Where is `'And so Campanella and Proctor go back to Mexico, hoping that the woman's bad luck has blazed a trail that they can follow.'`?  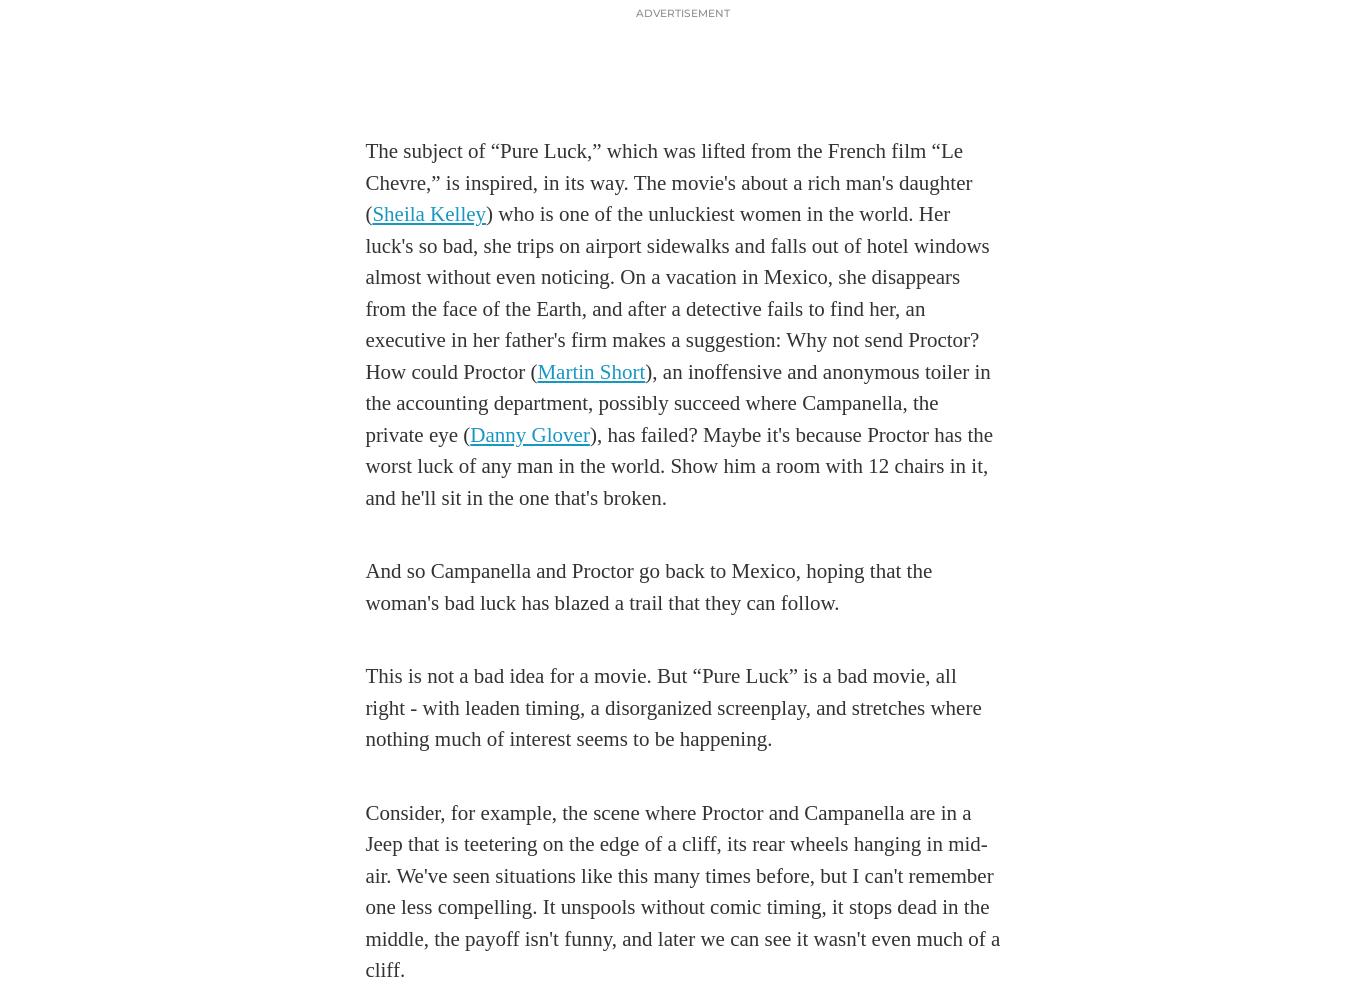
'And so Campanella and Proctor go back to Mexico, hoping that the woman's bad luck has blazed a trail that they can follow.' is located at coordinates (647, 586).